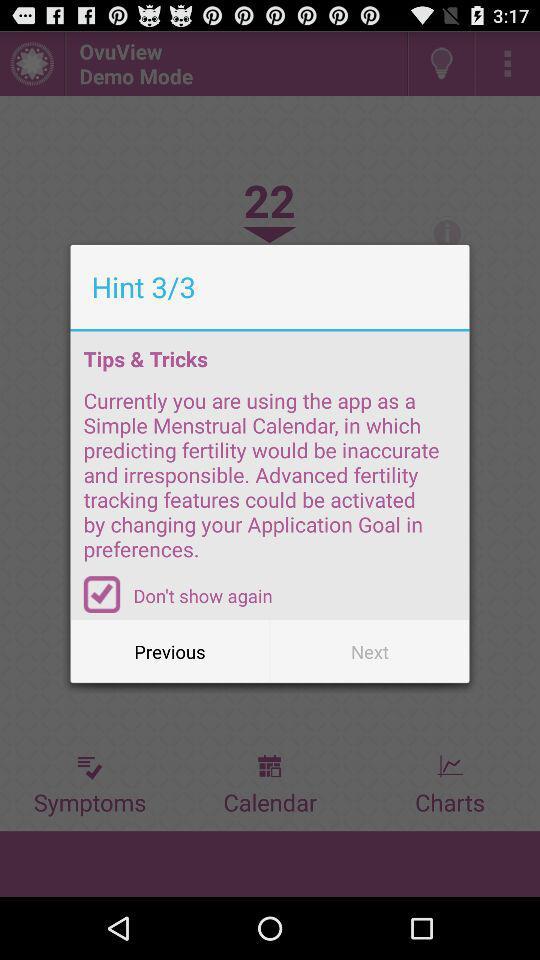 The image size is (540, 960). I want to click on item to the right of the previous icon, so click(368, 650).